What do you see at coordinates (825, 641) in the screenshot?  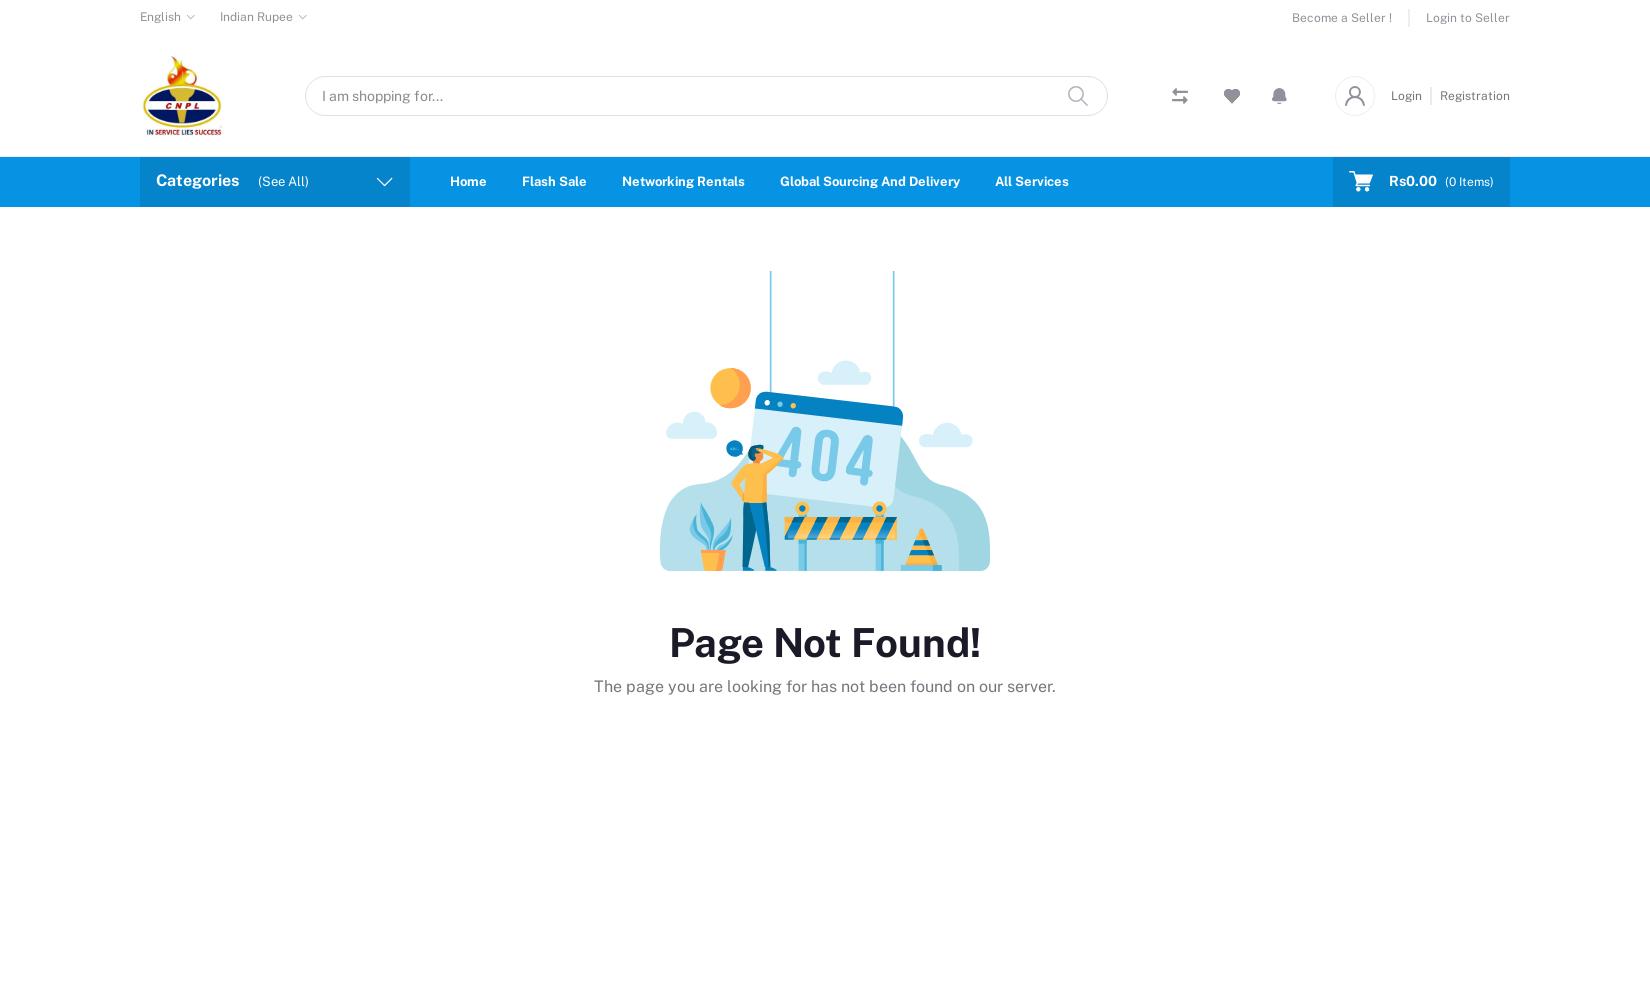 I see `'Page Not Found!'` at bounding box center [825, 641].